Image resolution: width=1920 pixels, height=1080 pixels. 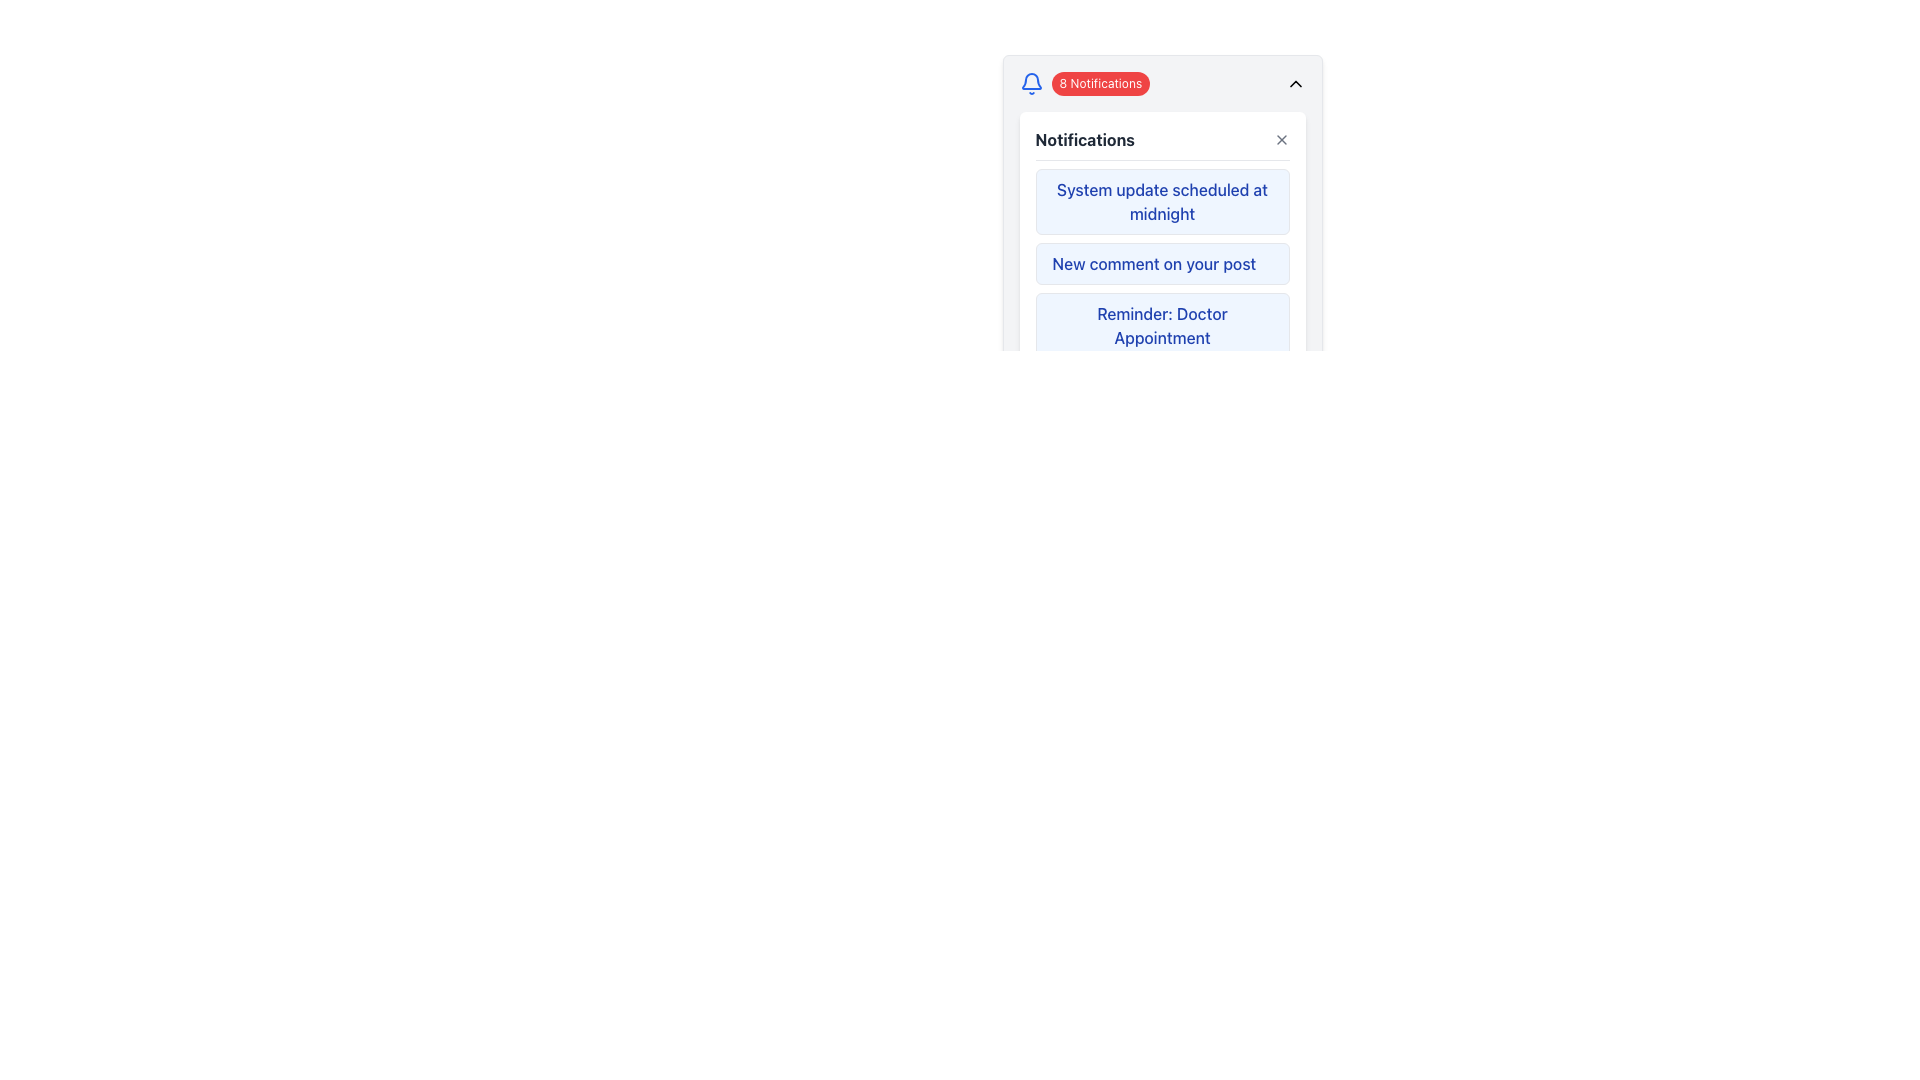 I want to click on the arrow on the Notification Bar, so click(x=1162, y=83).